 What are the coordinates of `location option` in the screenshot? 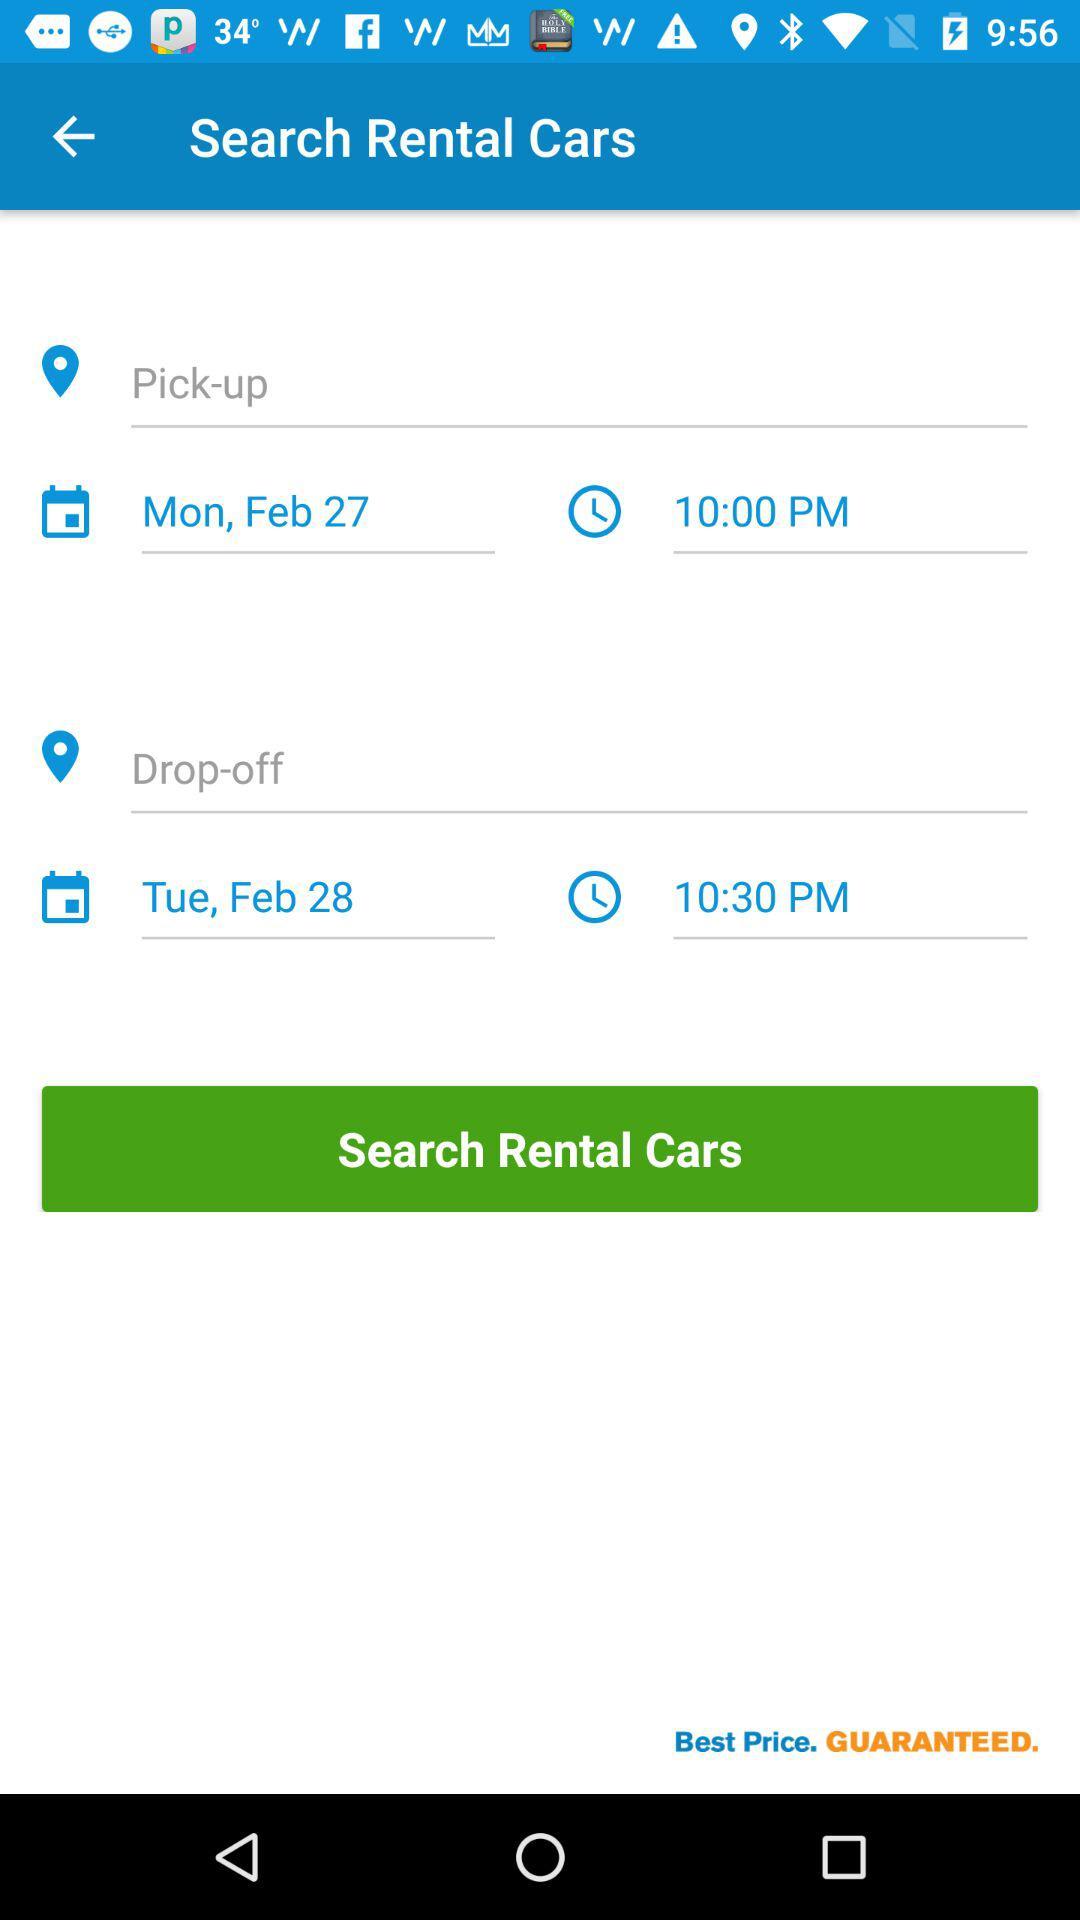 It's located at (579, 385).